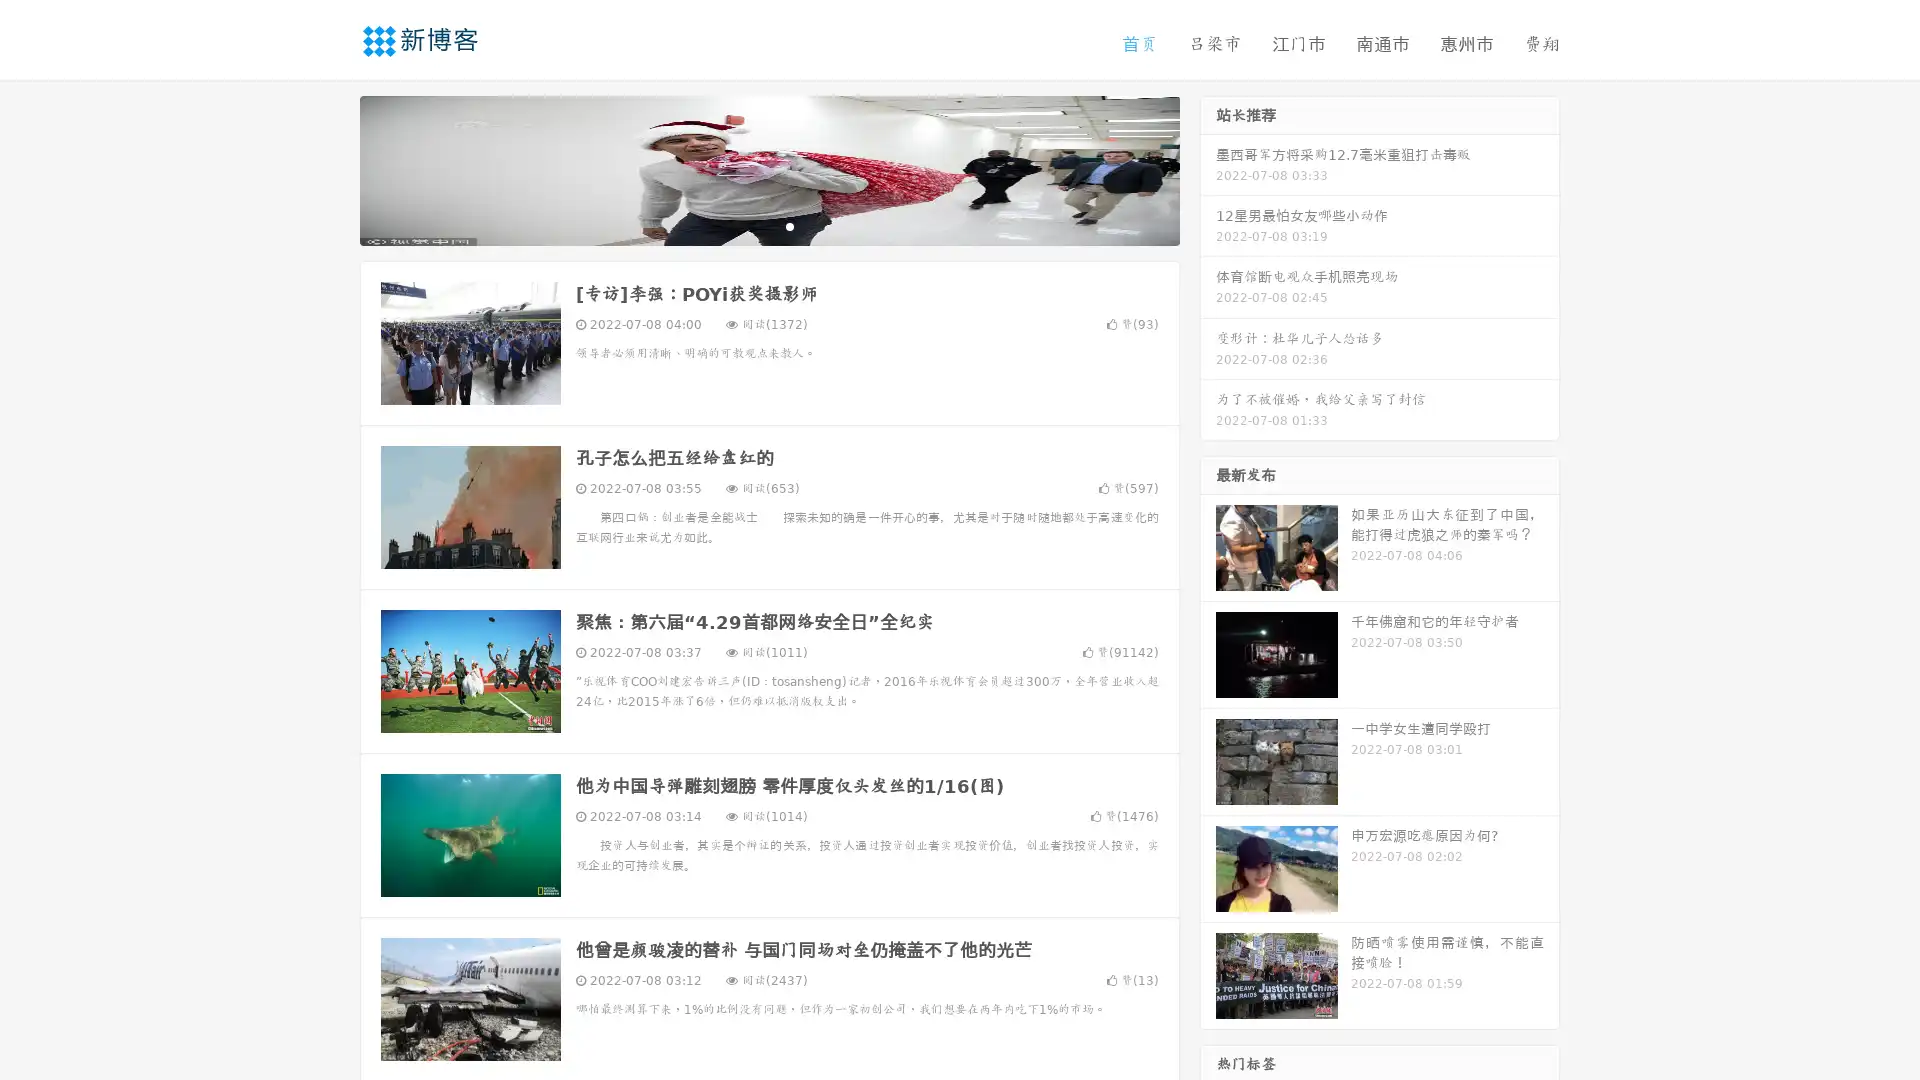  I want to click on Next slide, so click(1208, 168).